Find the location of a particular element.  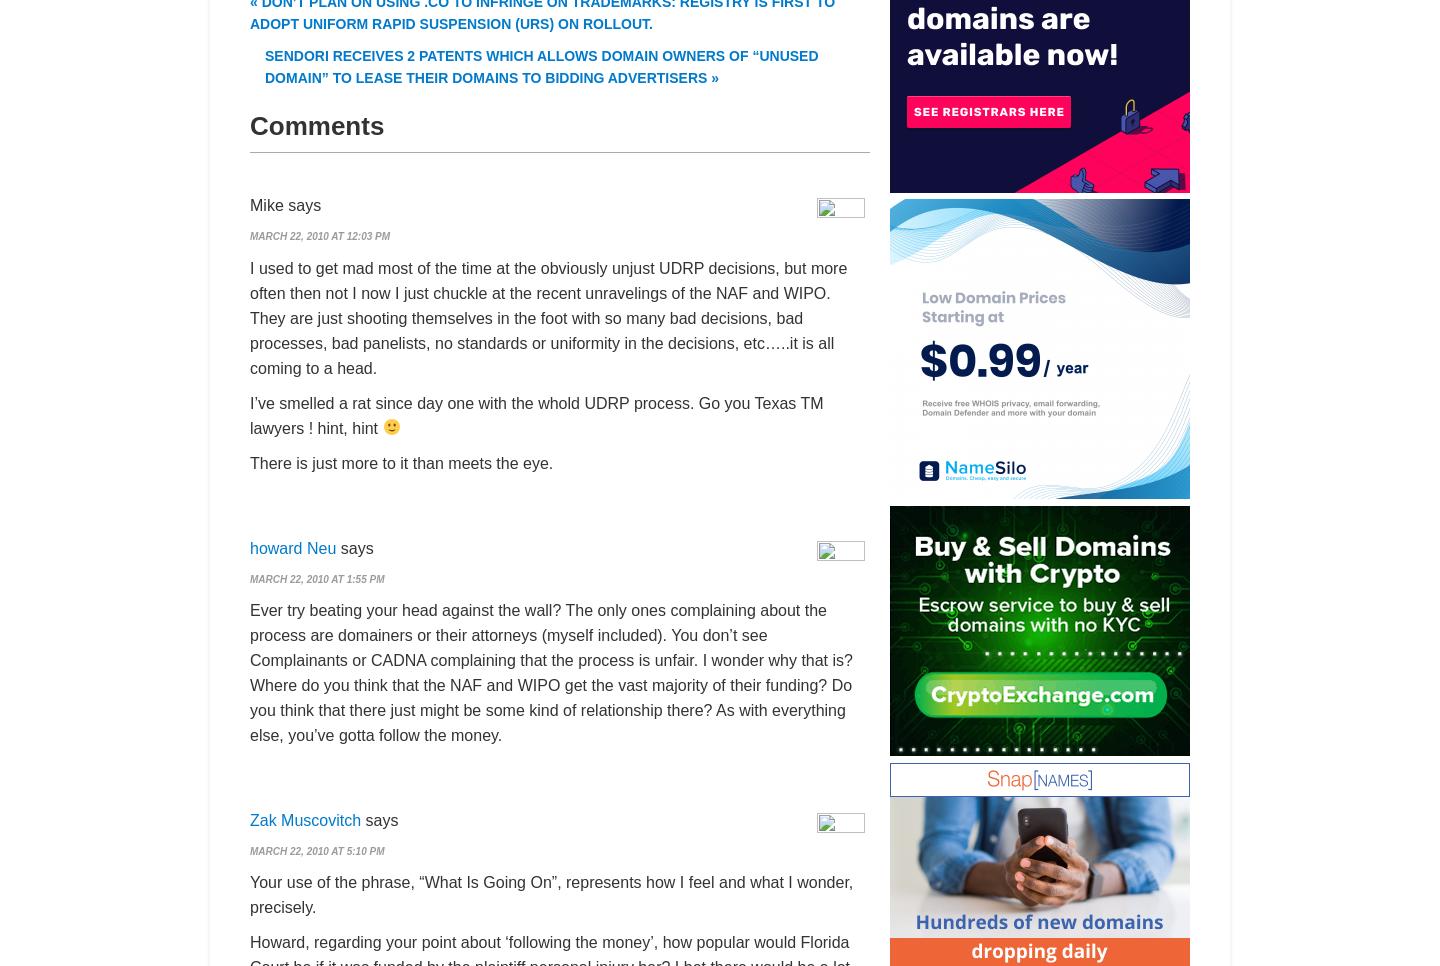

'March 22, 2010 at 5:10 pm' is located at coordinates (316, 849).